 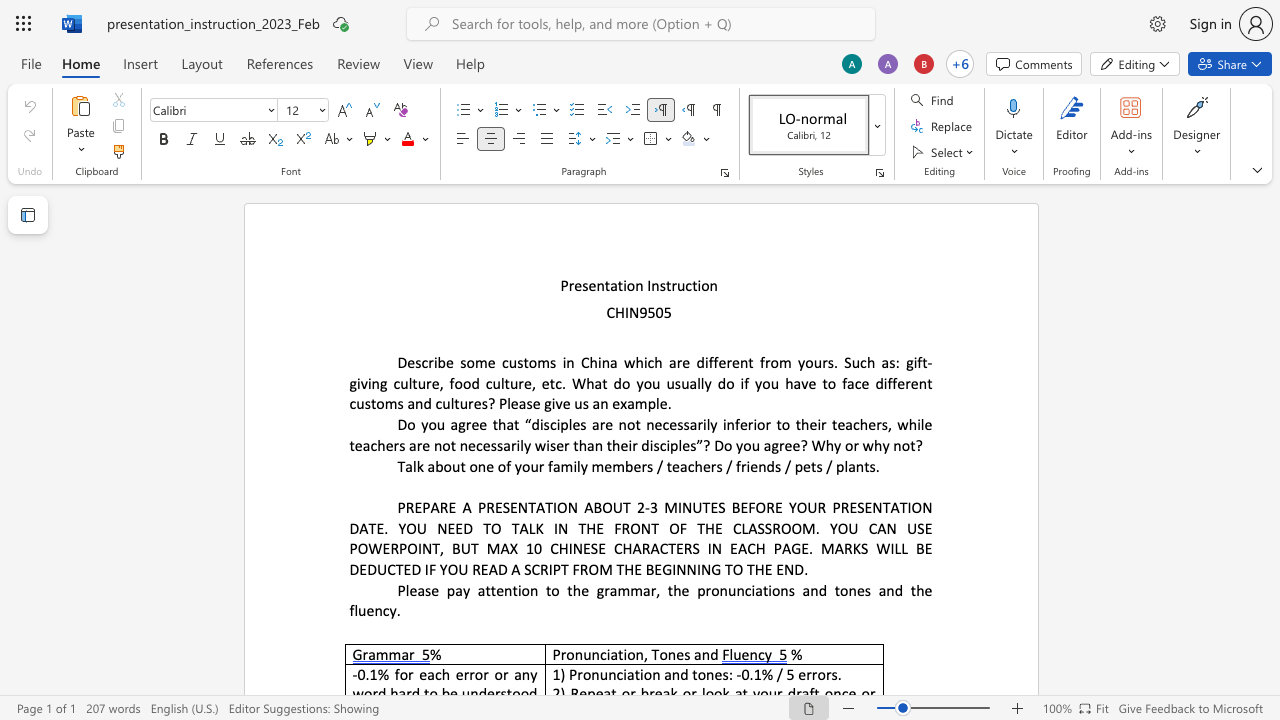 What do you see at coordinates (518, 403) in the screenshot?
I see `the space between the continuous character "e" and "a" in the text` at bounding box center [518, 403].